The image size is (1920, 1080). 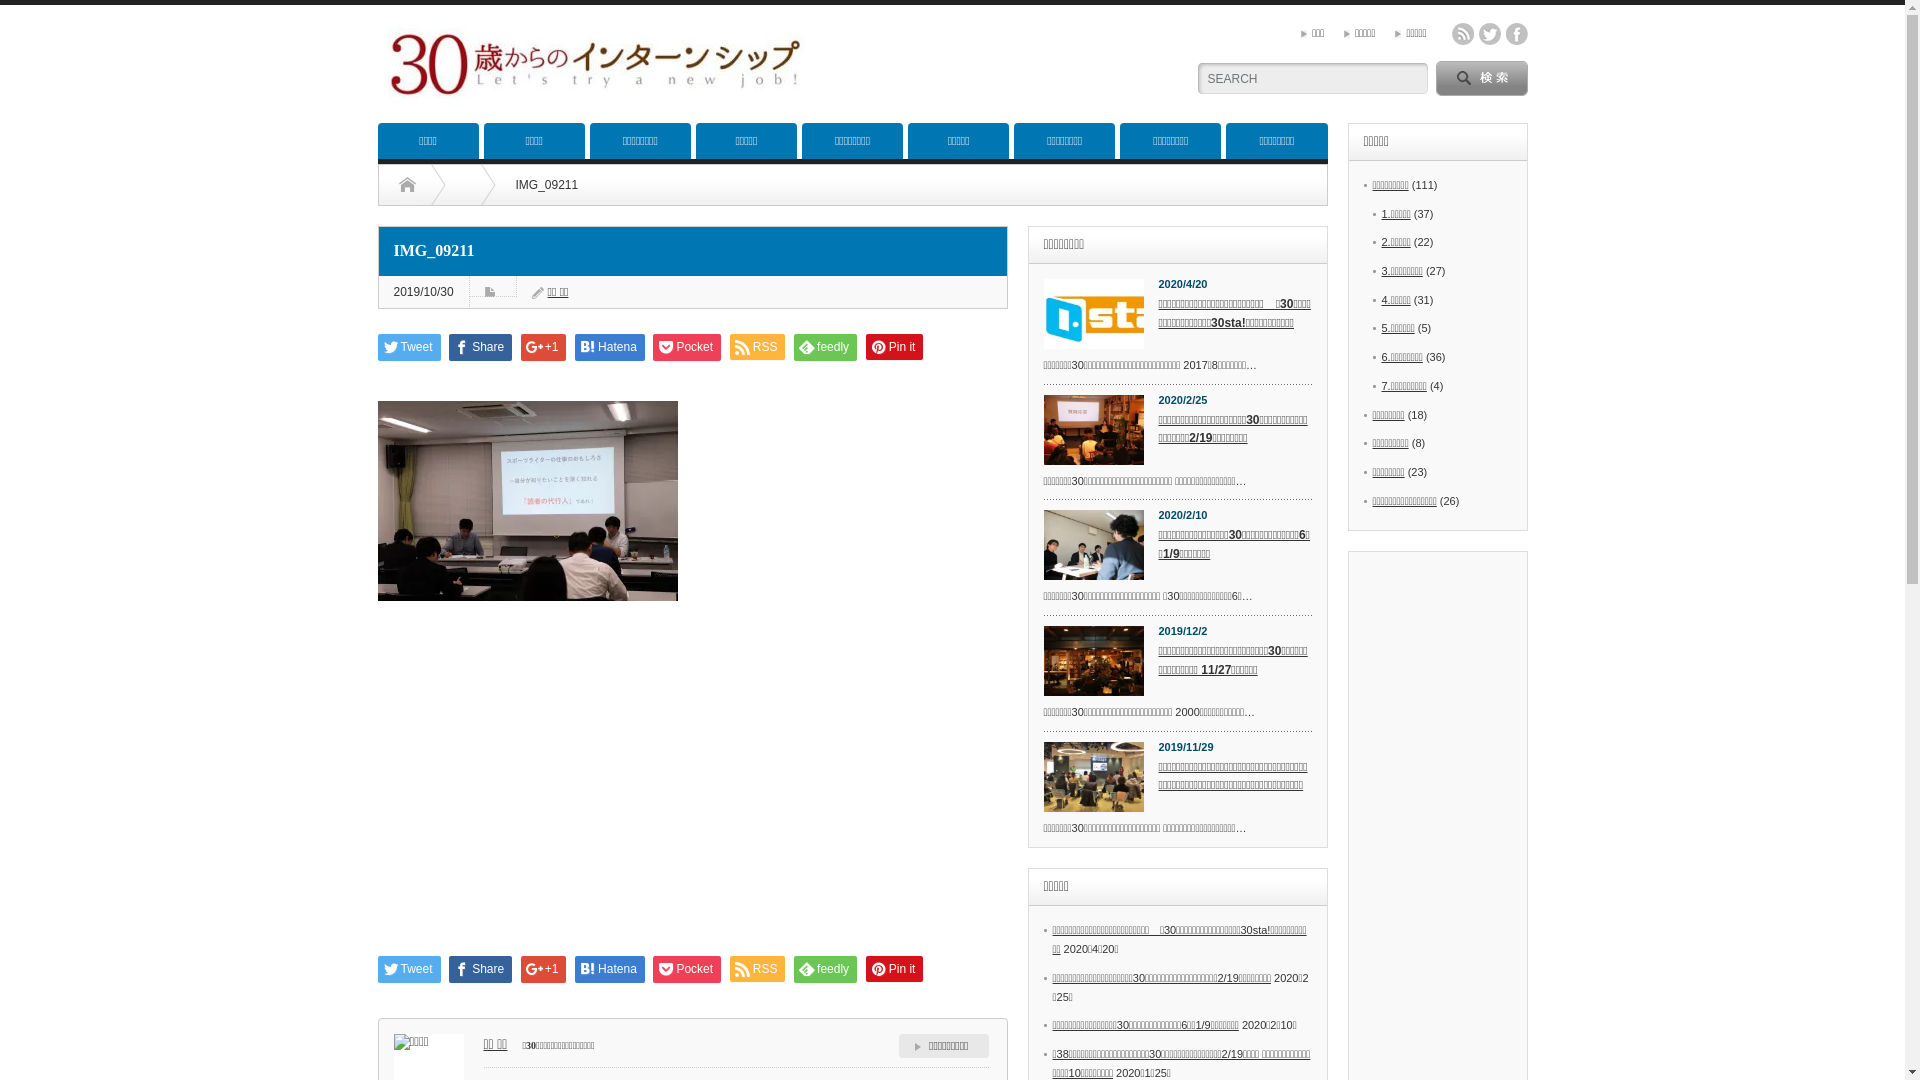 I want to click on 'Pin it', so click(x=893, y=346).